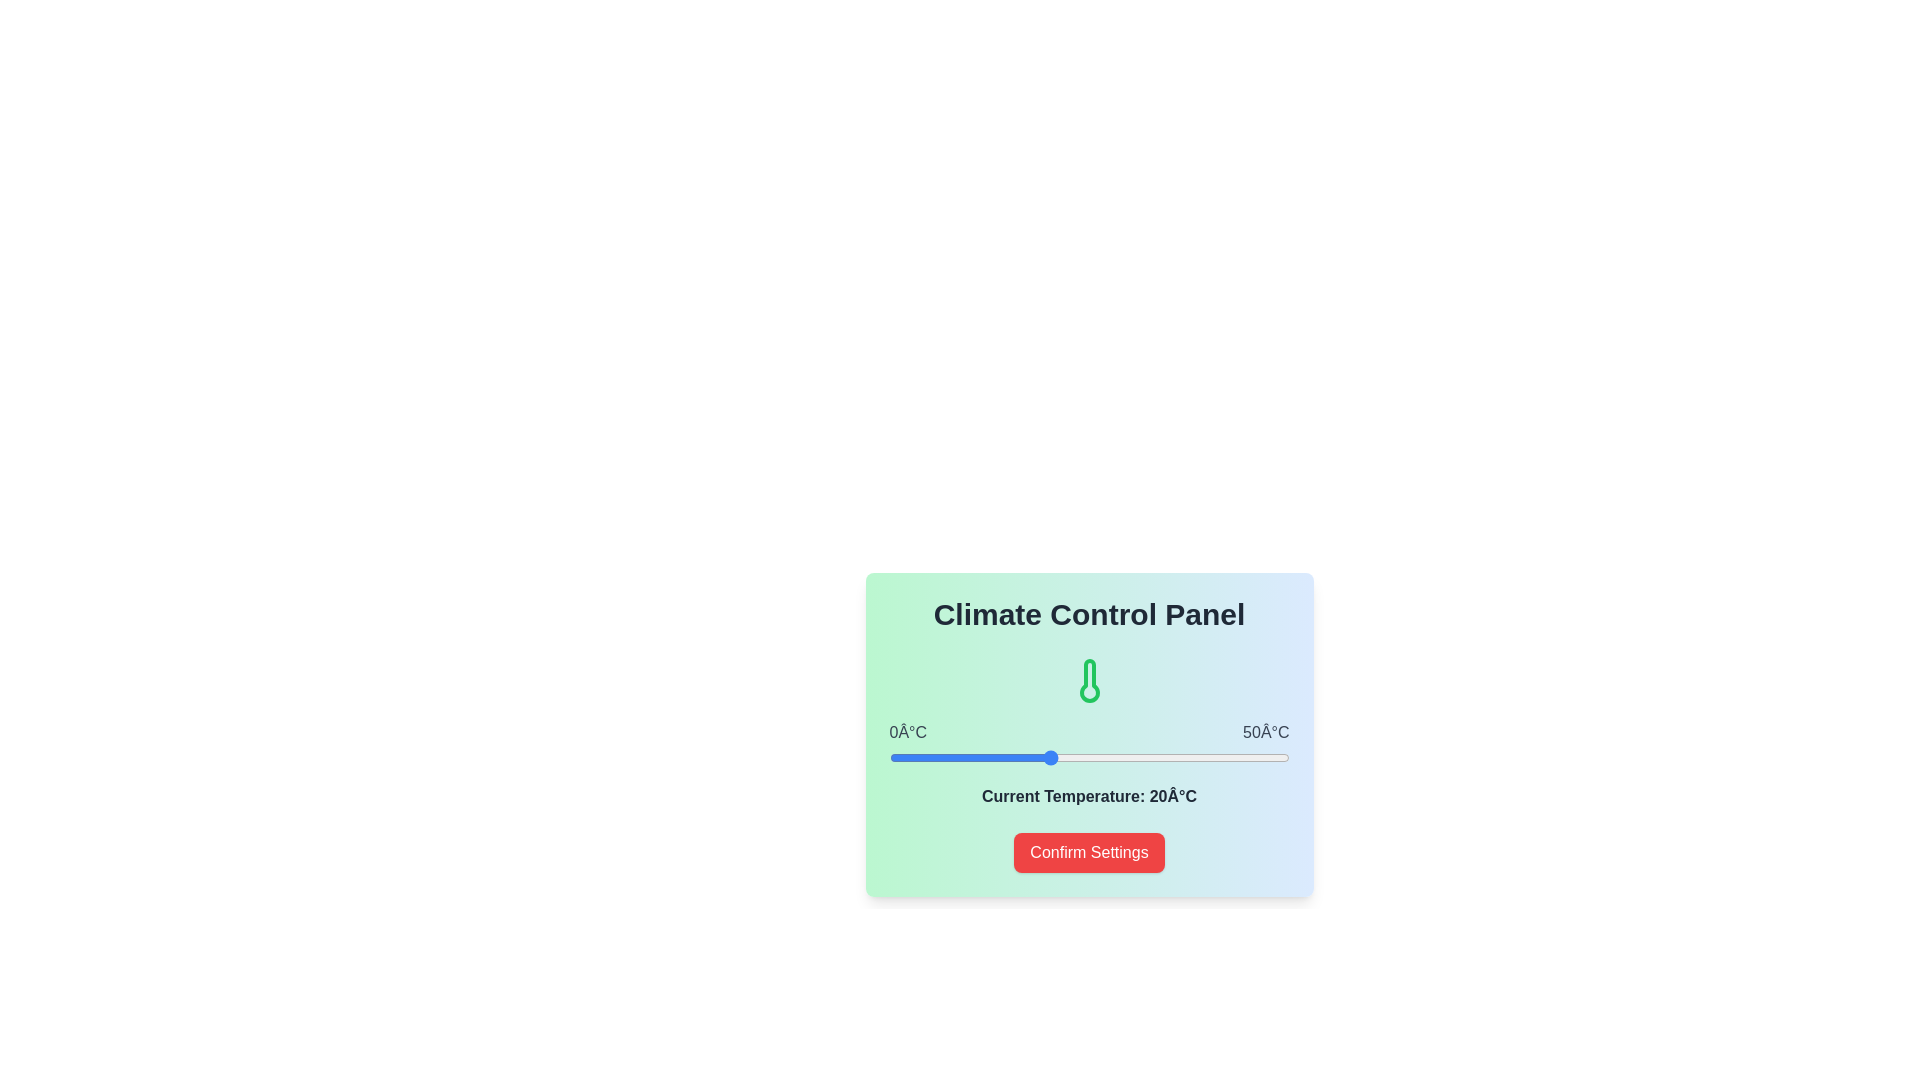 The height and width of the screenshot is (1080, 1920). What do you see at coordinates (1153, 758) in the screenshot?
I see `the temperature slider to 33°C` at bounding box center [1153, 758].